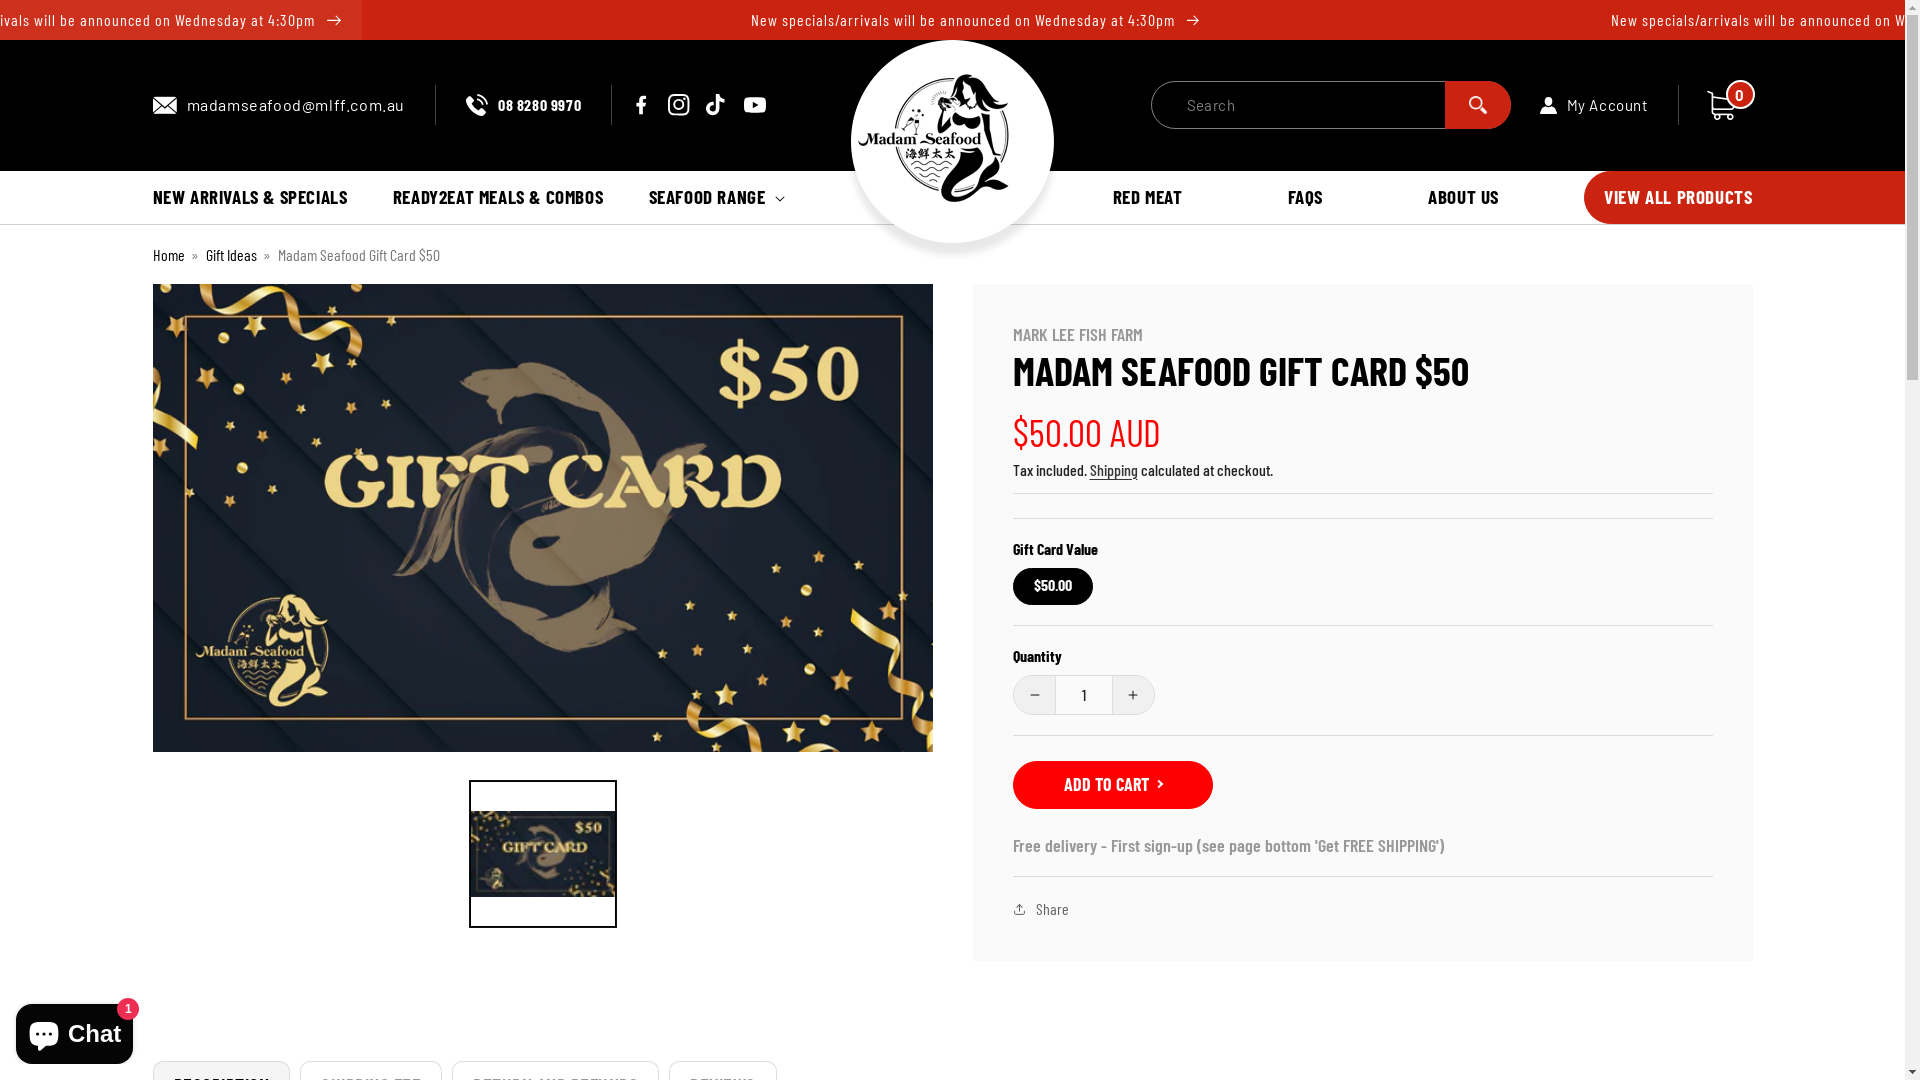 This screenshot has width=1920, height=1080. I want to click on 'Home', so click(168, 253).